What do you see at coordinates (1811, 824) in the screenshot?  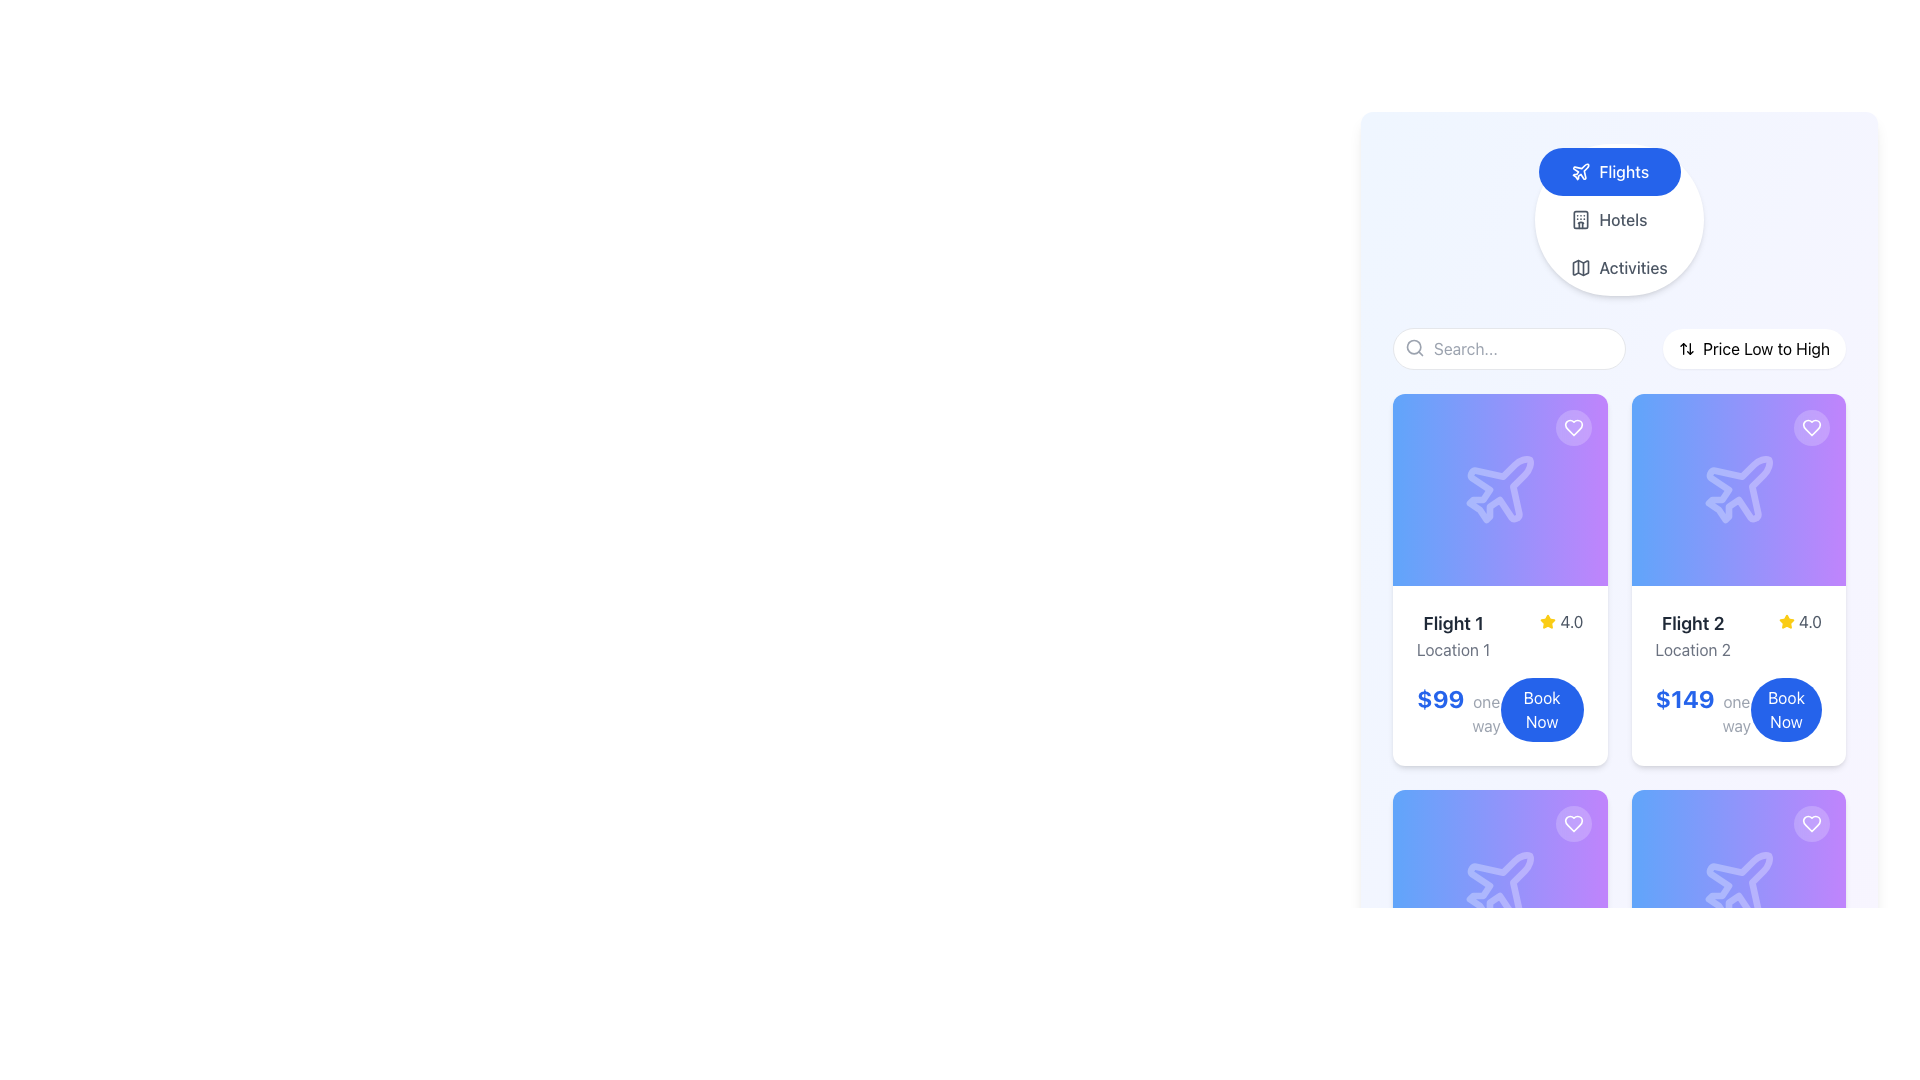 I see `the favorite button located at the top-right corner of the flight details card in the second row, second column of the grid layout` at bounding box center [1811, 824].